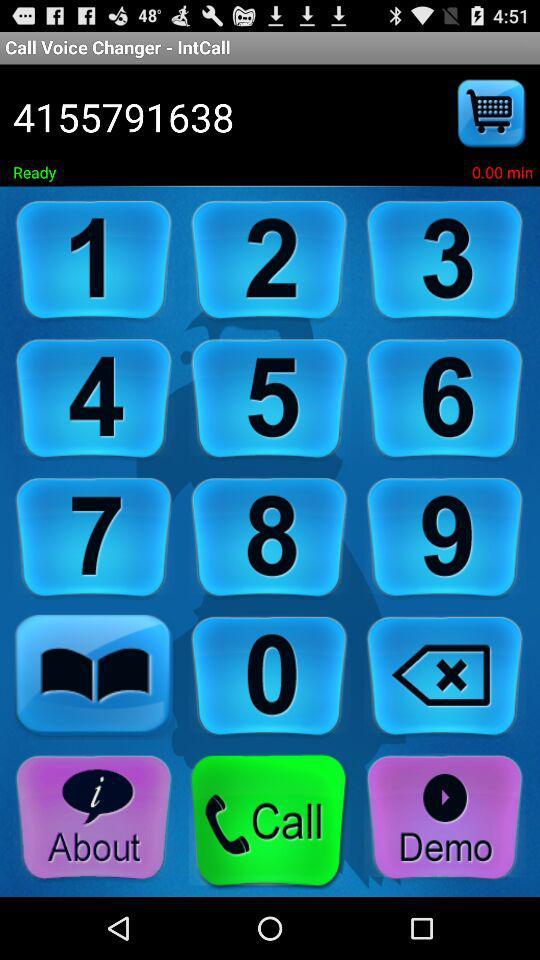 This screenshot has height=960, width=540. Describe the element at coordinates (93, 260) in the screenshot. I see `number 1` at that location.